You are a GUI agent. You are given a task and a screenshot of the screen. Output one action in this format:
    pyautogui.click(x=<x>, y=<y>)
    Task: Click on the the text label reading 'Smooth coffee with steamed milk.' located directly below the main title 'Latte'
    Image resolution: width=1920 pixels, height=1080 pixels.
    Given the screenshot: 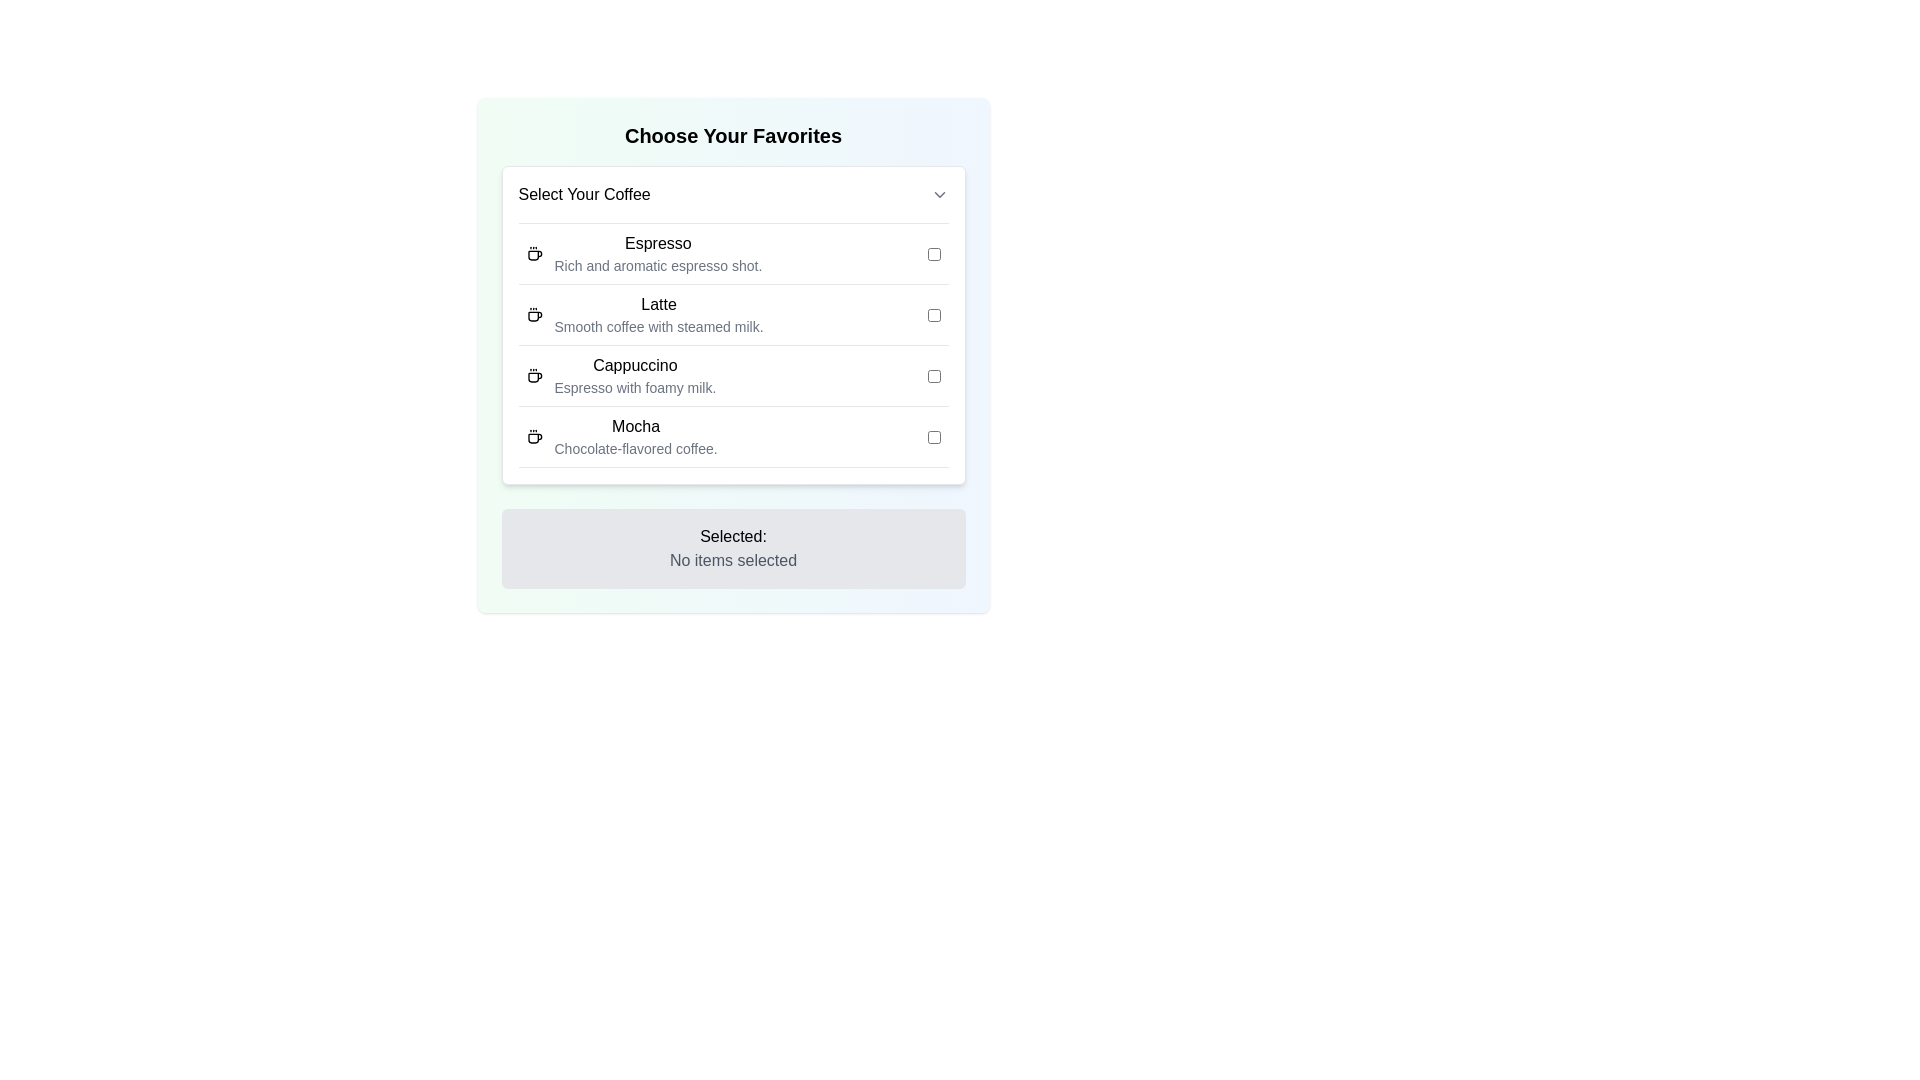 What is the action you would take?
    pyautogui.click(x=658, y=326)
    